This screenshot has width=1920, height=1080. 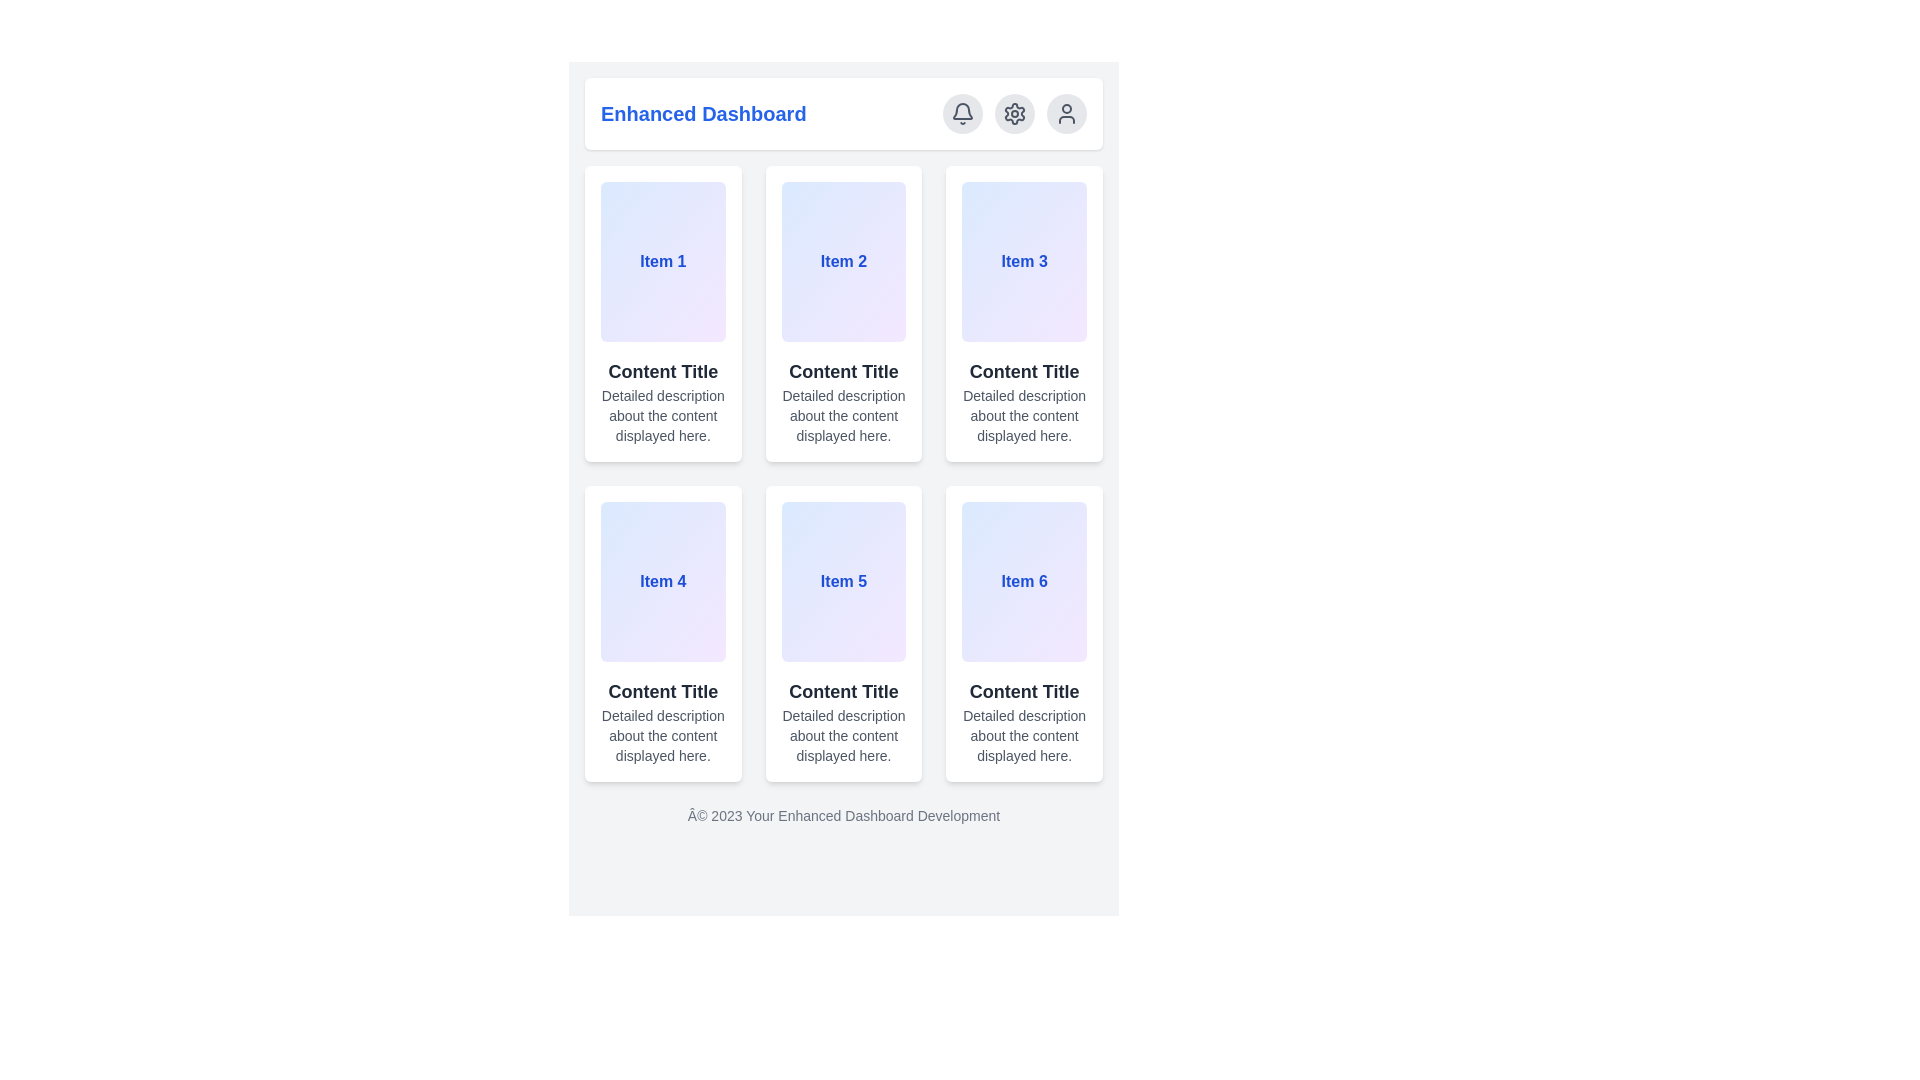 I want to click on the Informational Card containing the title 'Item 4' and the section labeled 'Content Title' located in the second row, first column of the multi-column layout grid, so click(x=663, y=633).